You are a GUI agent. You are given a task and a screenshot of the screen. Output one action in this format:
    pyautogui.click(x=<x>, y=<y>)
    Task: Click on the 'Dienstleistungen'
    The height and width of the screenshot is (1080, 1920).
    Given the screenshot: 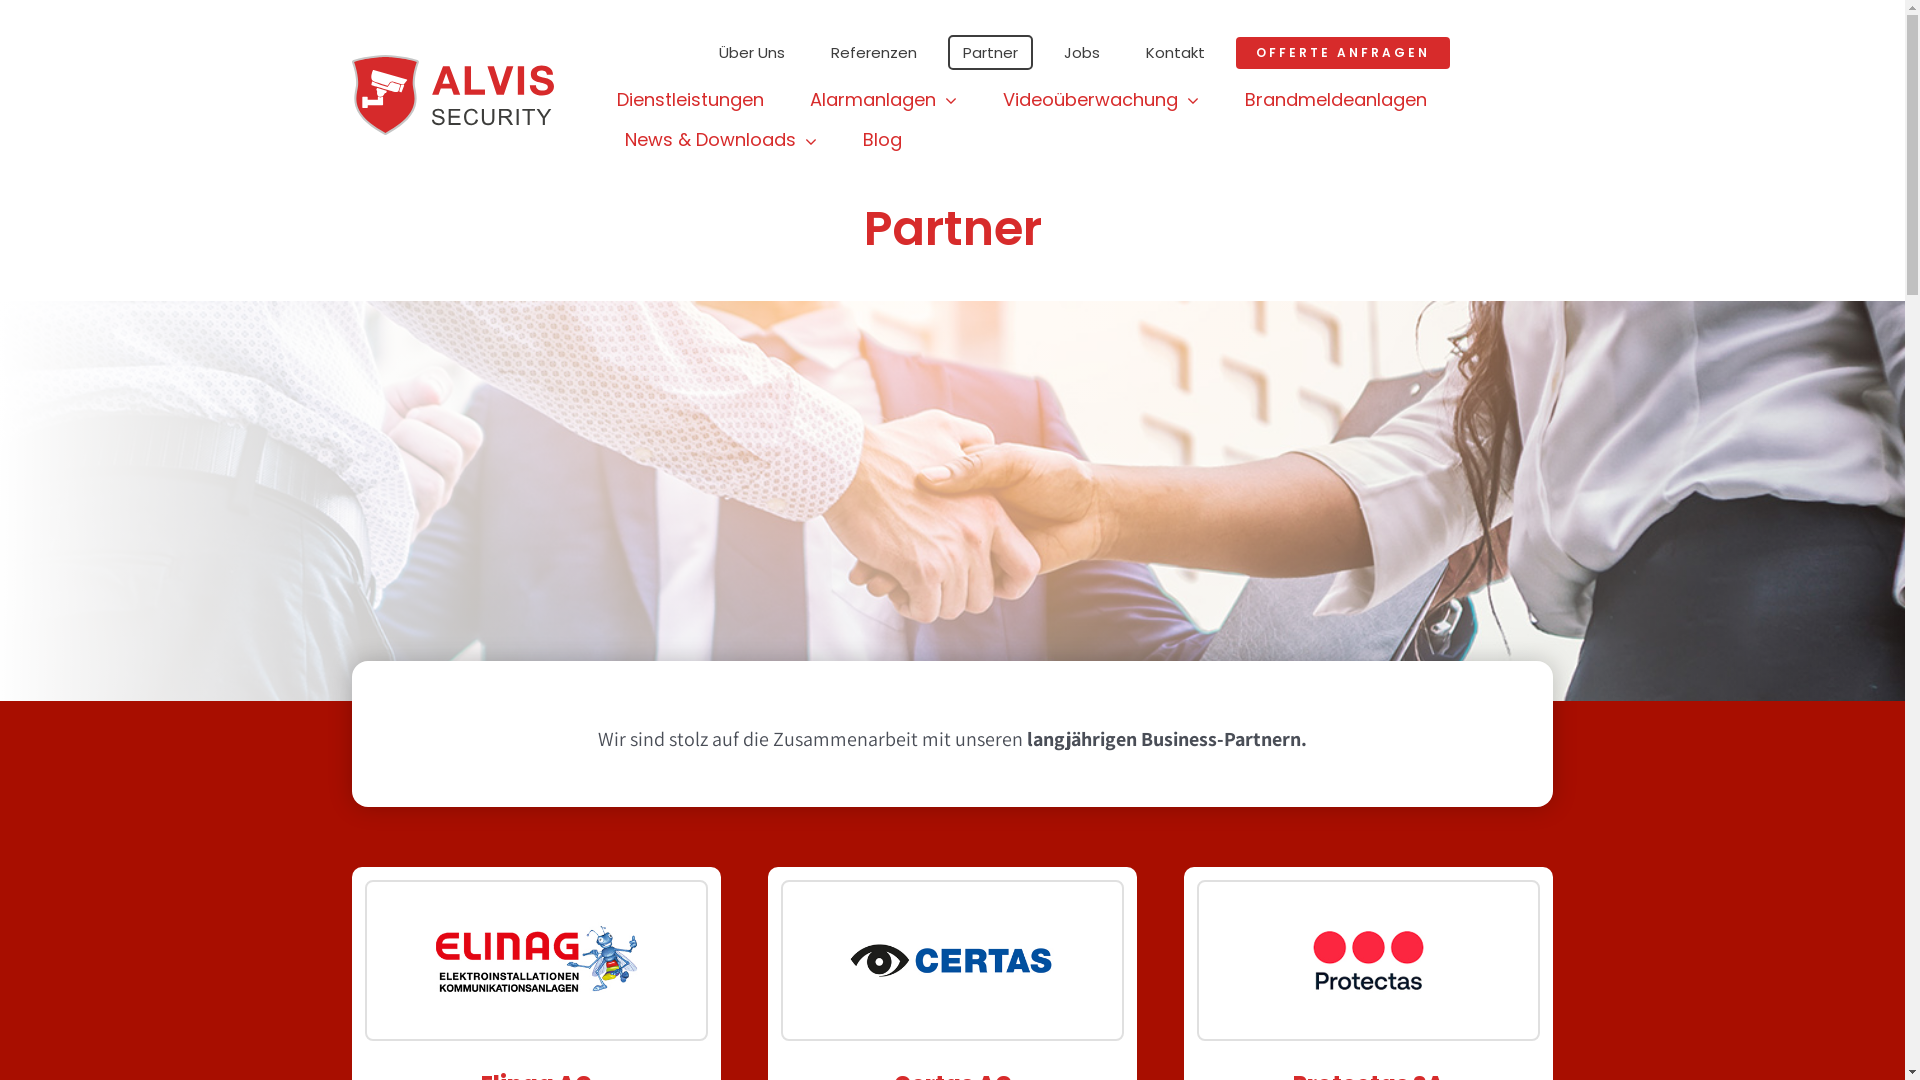 What is the action you would take?
    pyautogui.click(x=690, y=100)
    